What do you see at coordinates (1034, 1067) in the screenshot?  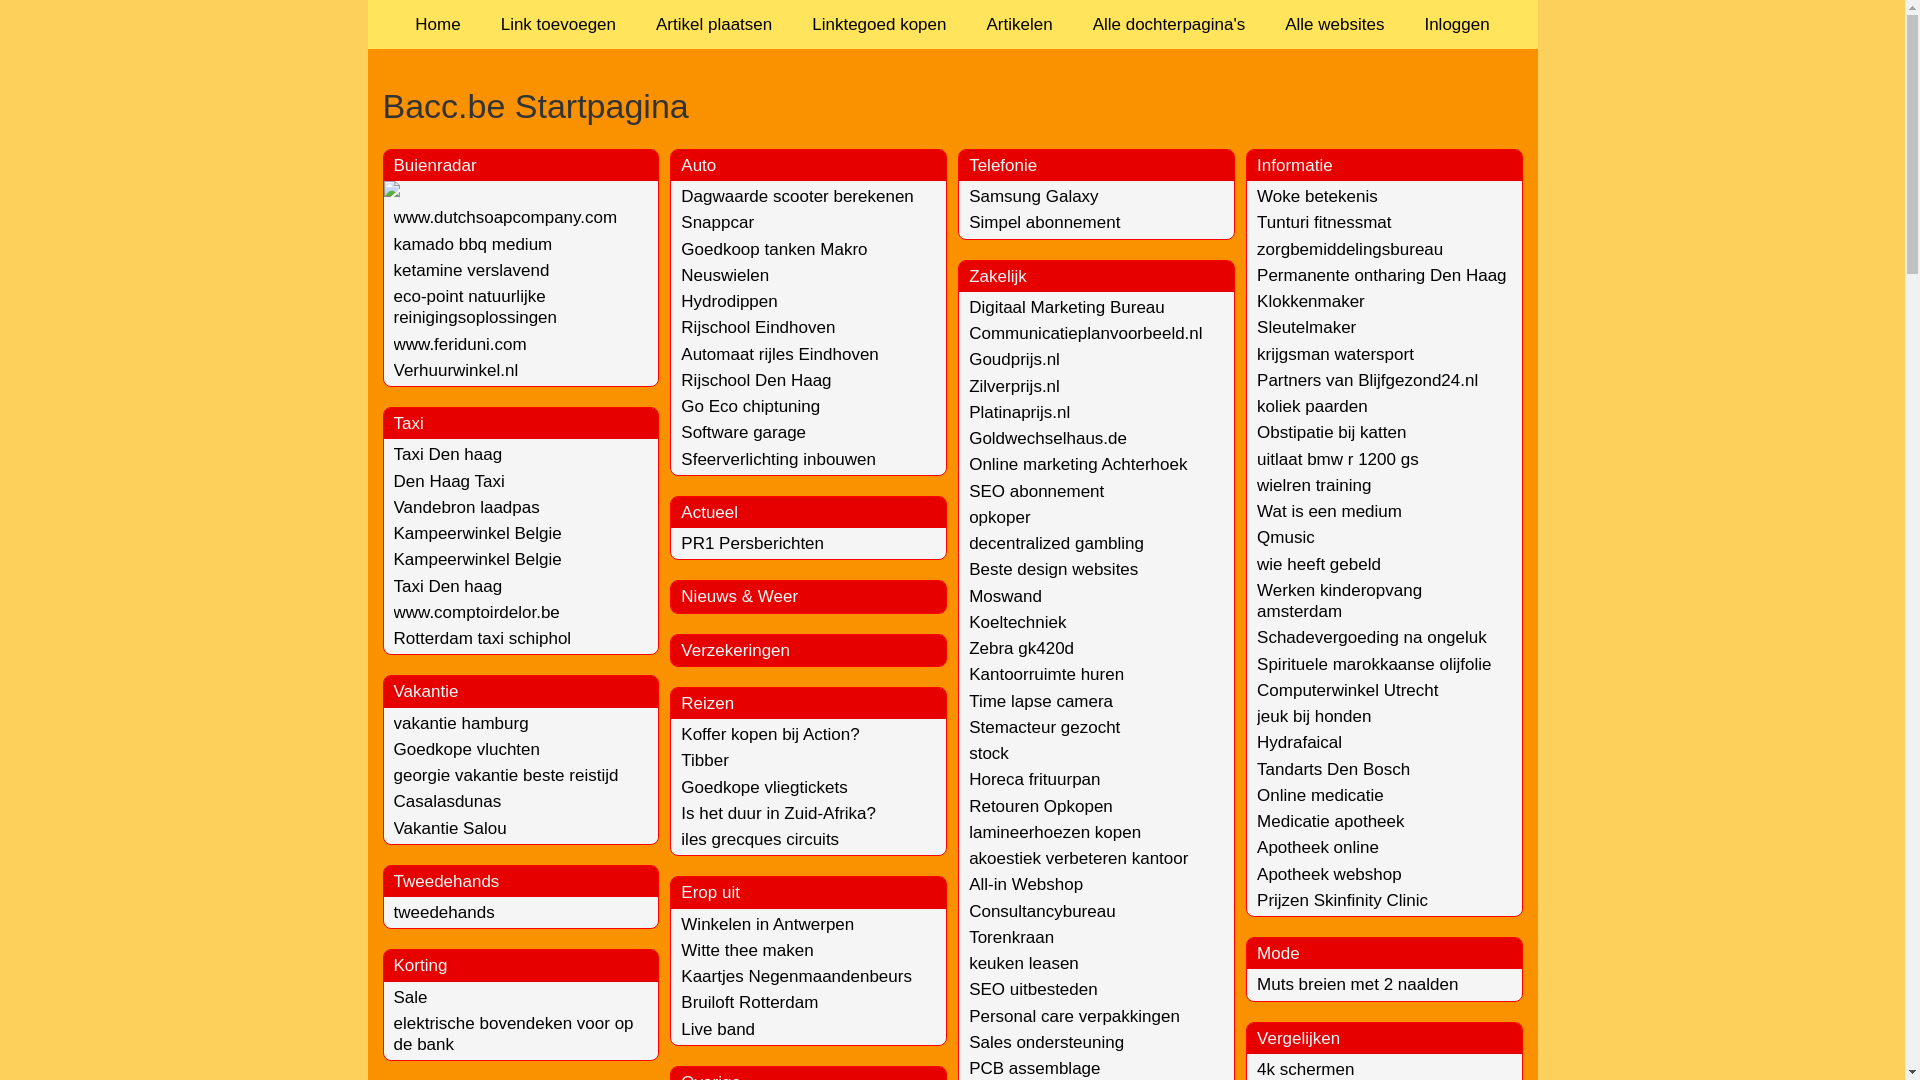 I see `'PCB assemblage'` at bounding box center [1034, 1067].